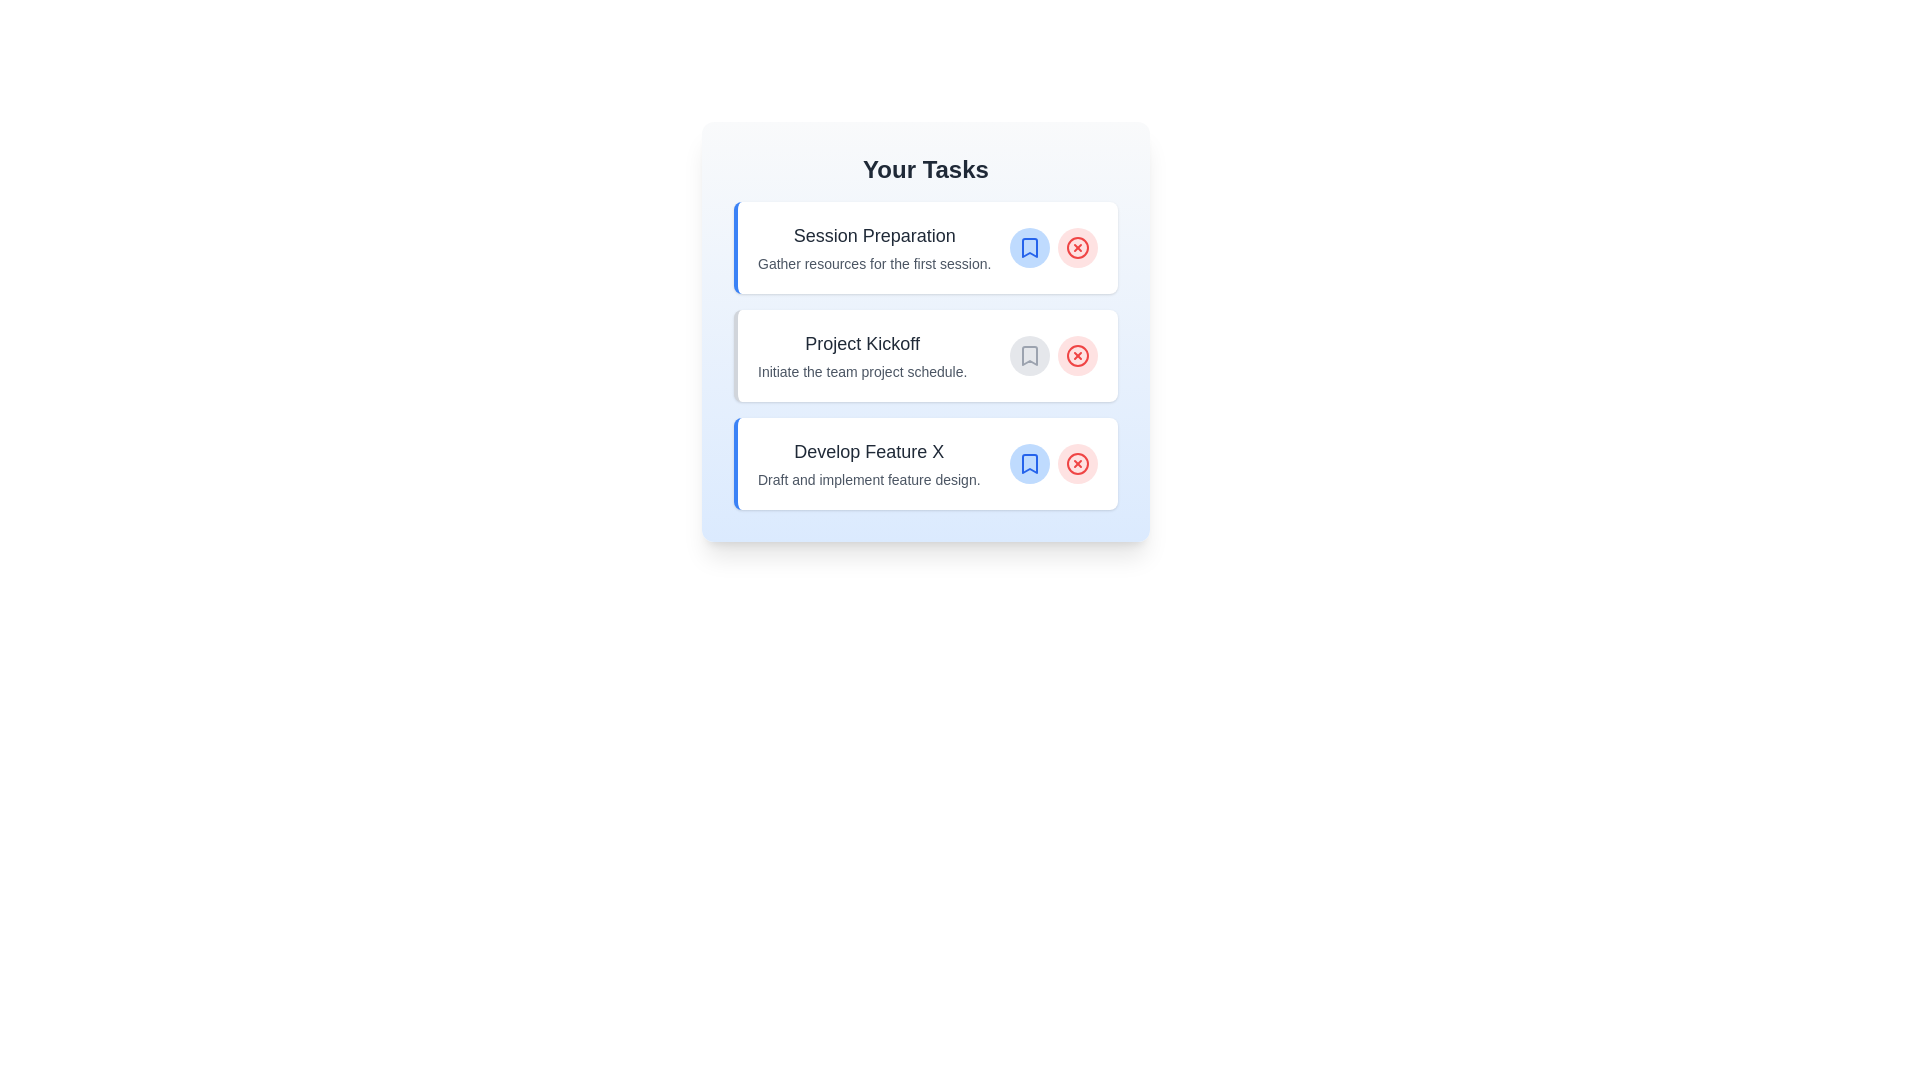  I want to click on the task titled 'Session Preparation' to see its hover effect, so click(925, 246).